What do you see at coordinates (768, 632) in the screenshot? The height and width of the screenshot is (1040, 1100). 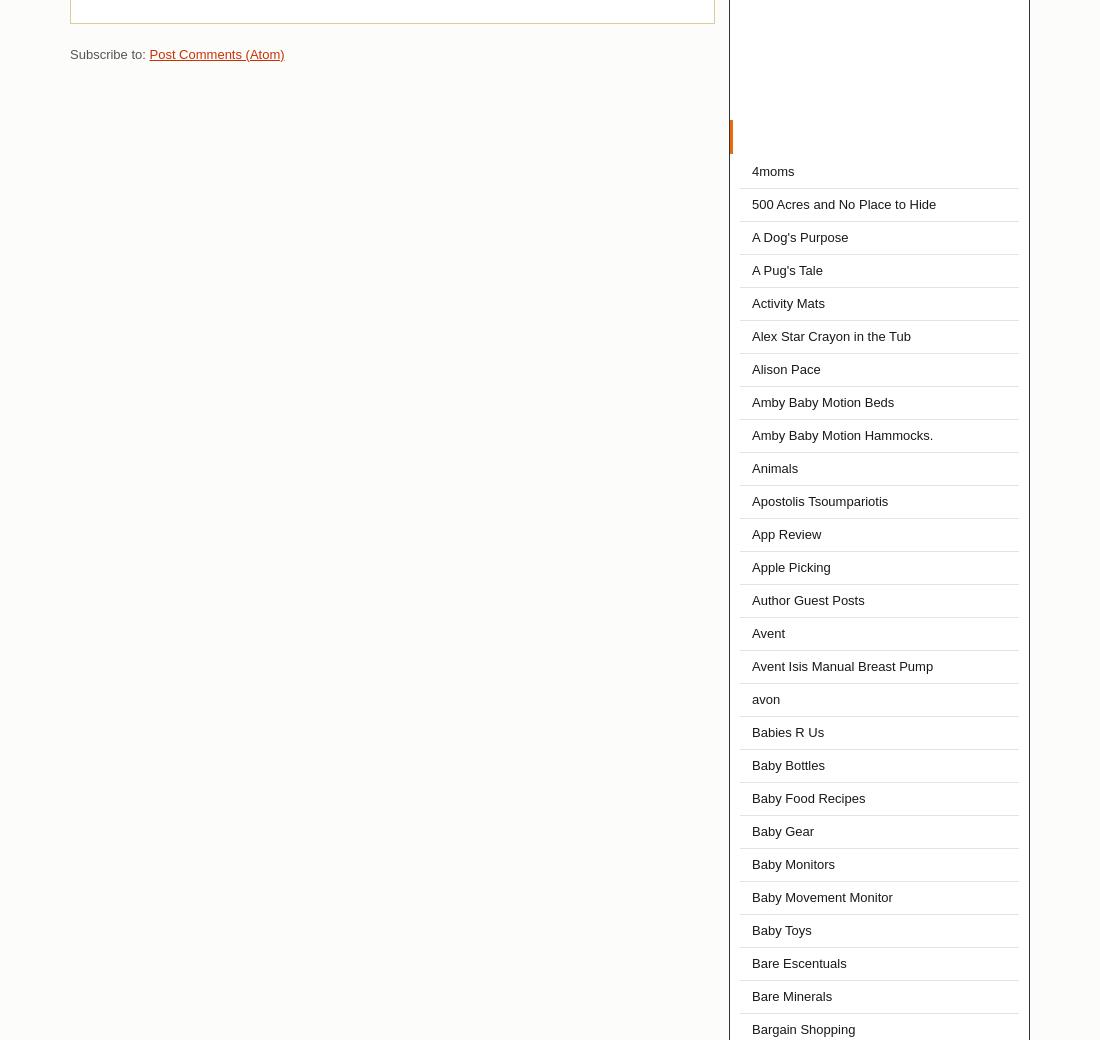 I see `'Avent'` at bounding box center [768, 632].